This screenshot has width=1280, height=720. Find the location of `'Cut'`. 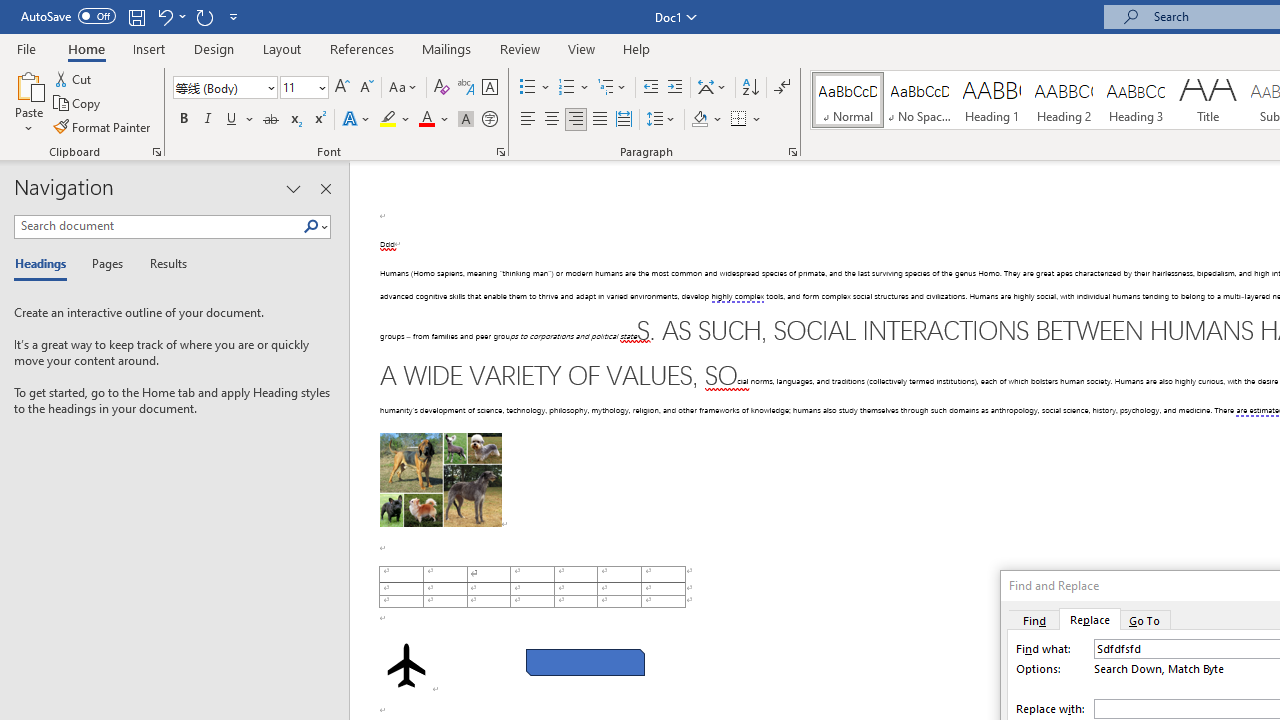

'Cut' is located at coordinates (74, 78).